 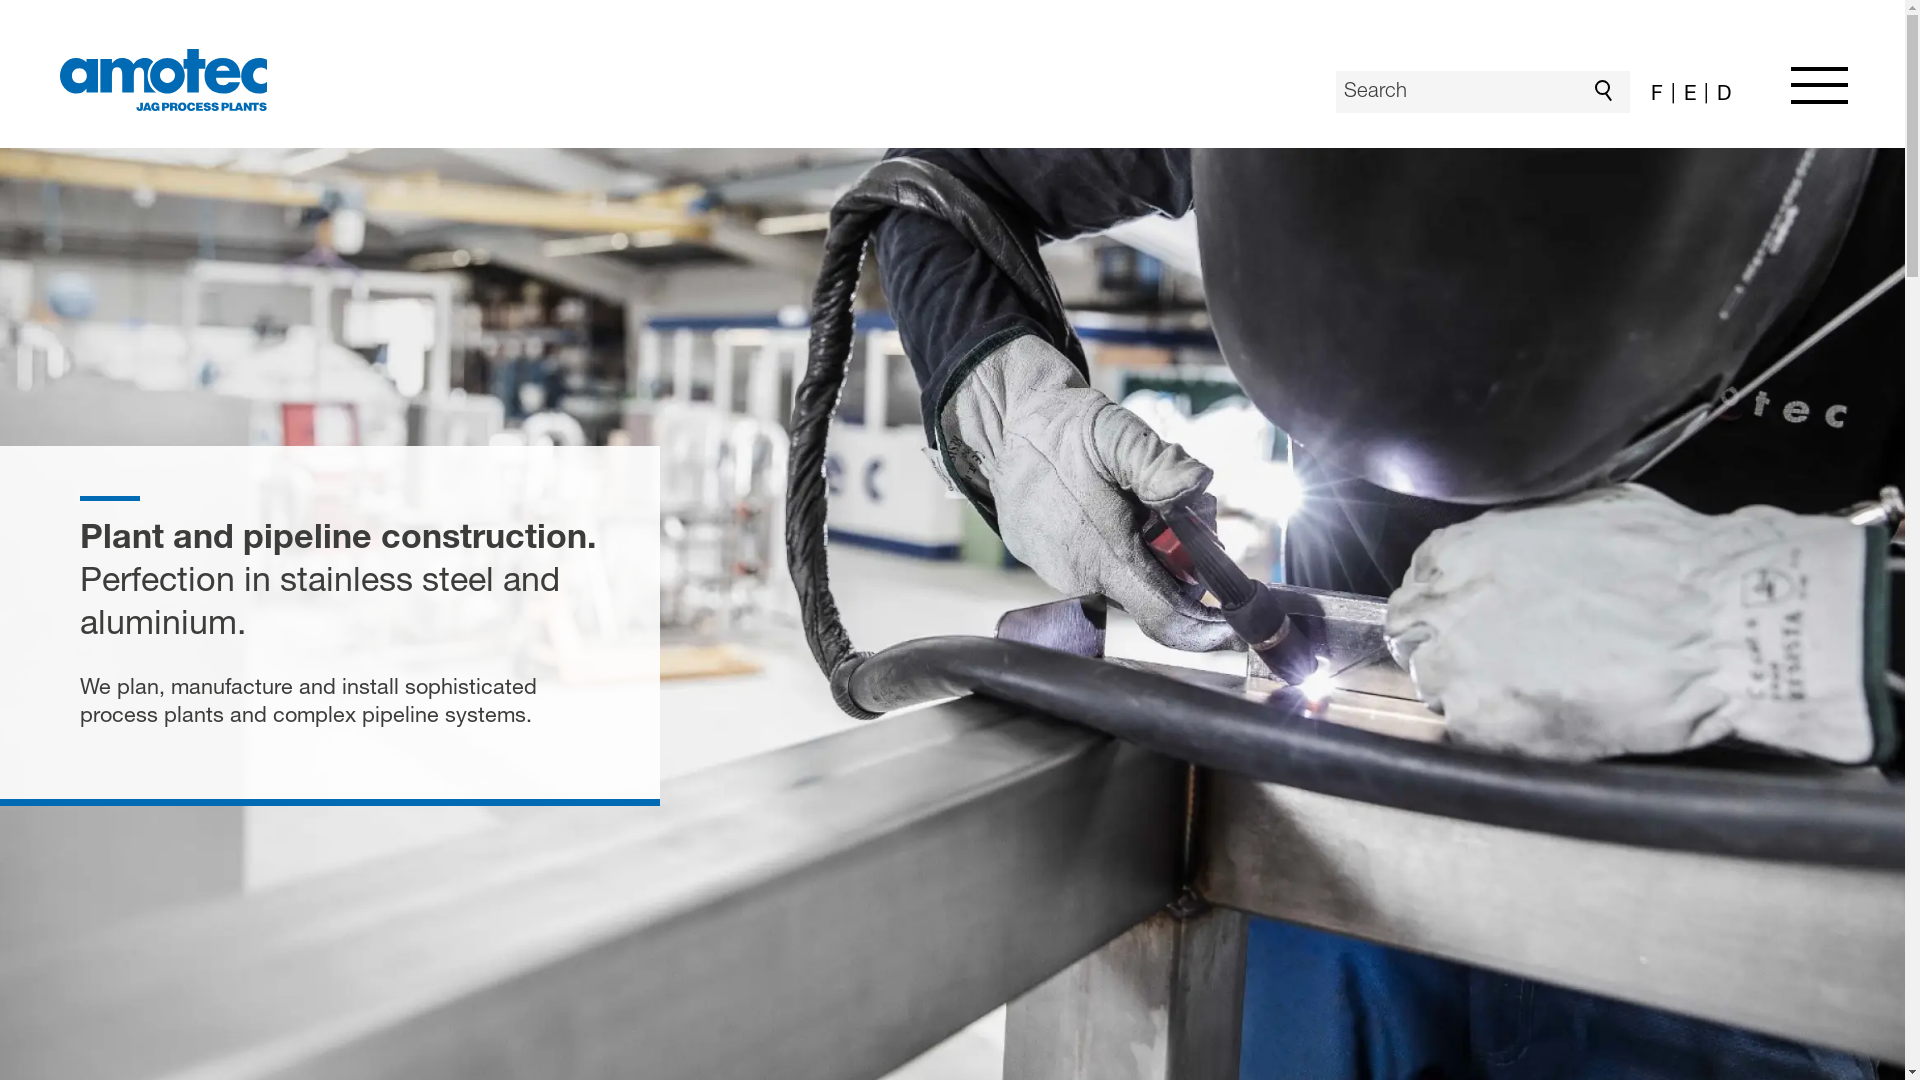 What do you see at coordinates (1608, 92) in the screenshot?
I see `'Search'` at bounding box center [1608, 92].